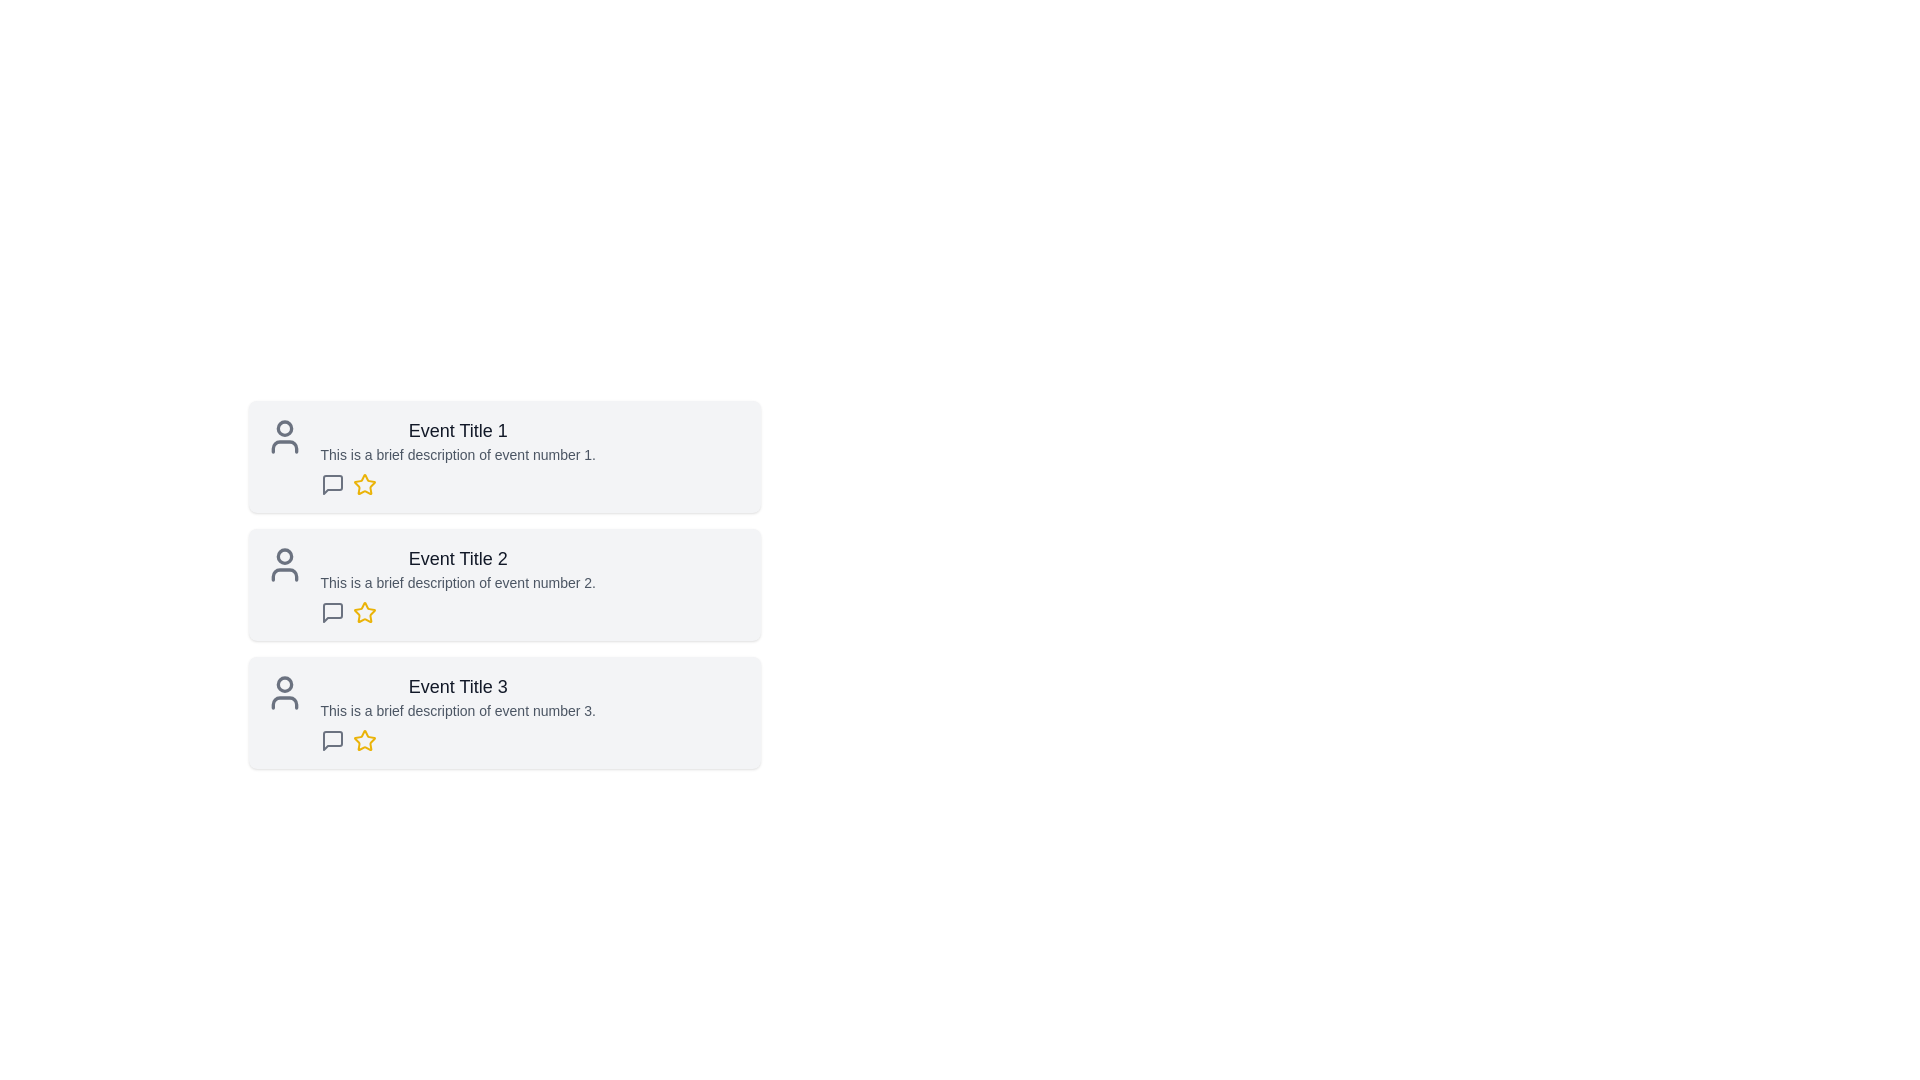 This screenshot has height=1080, width=1920. What do you see at coordinates (332, 485) in the screenshot?
I see `the comment icon located in the first row of the event list, to the left of the star icon for marking favorites` at bounding box center [332, 485].